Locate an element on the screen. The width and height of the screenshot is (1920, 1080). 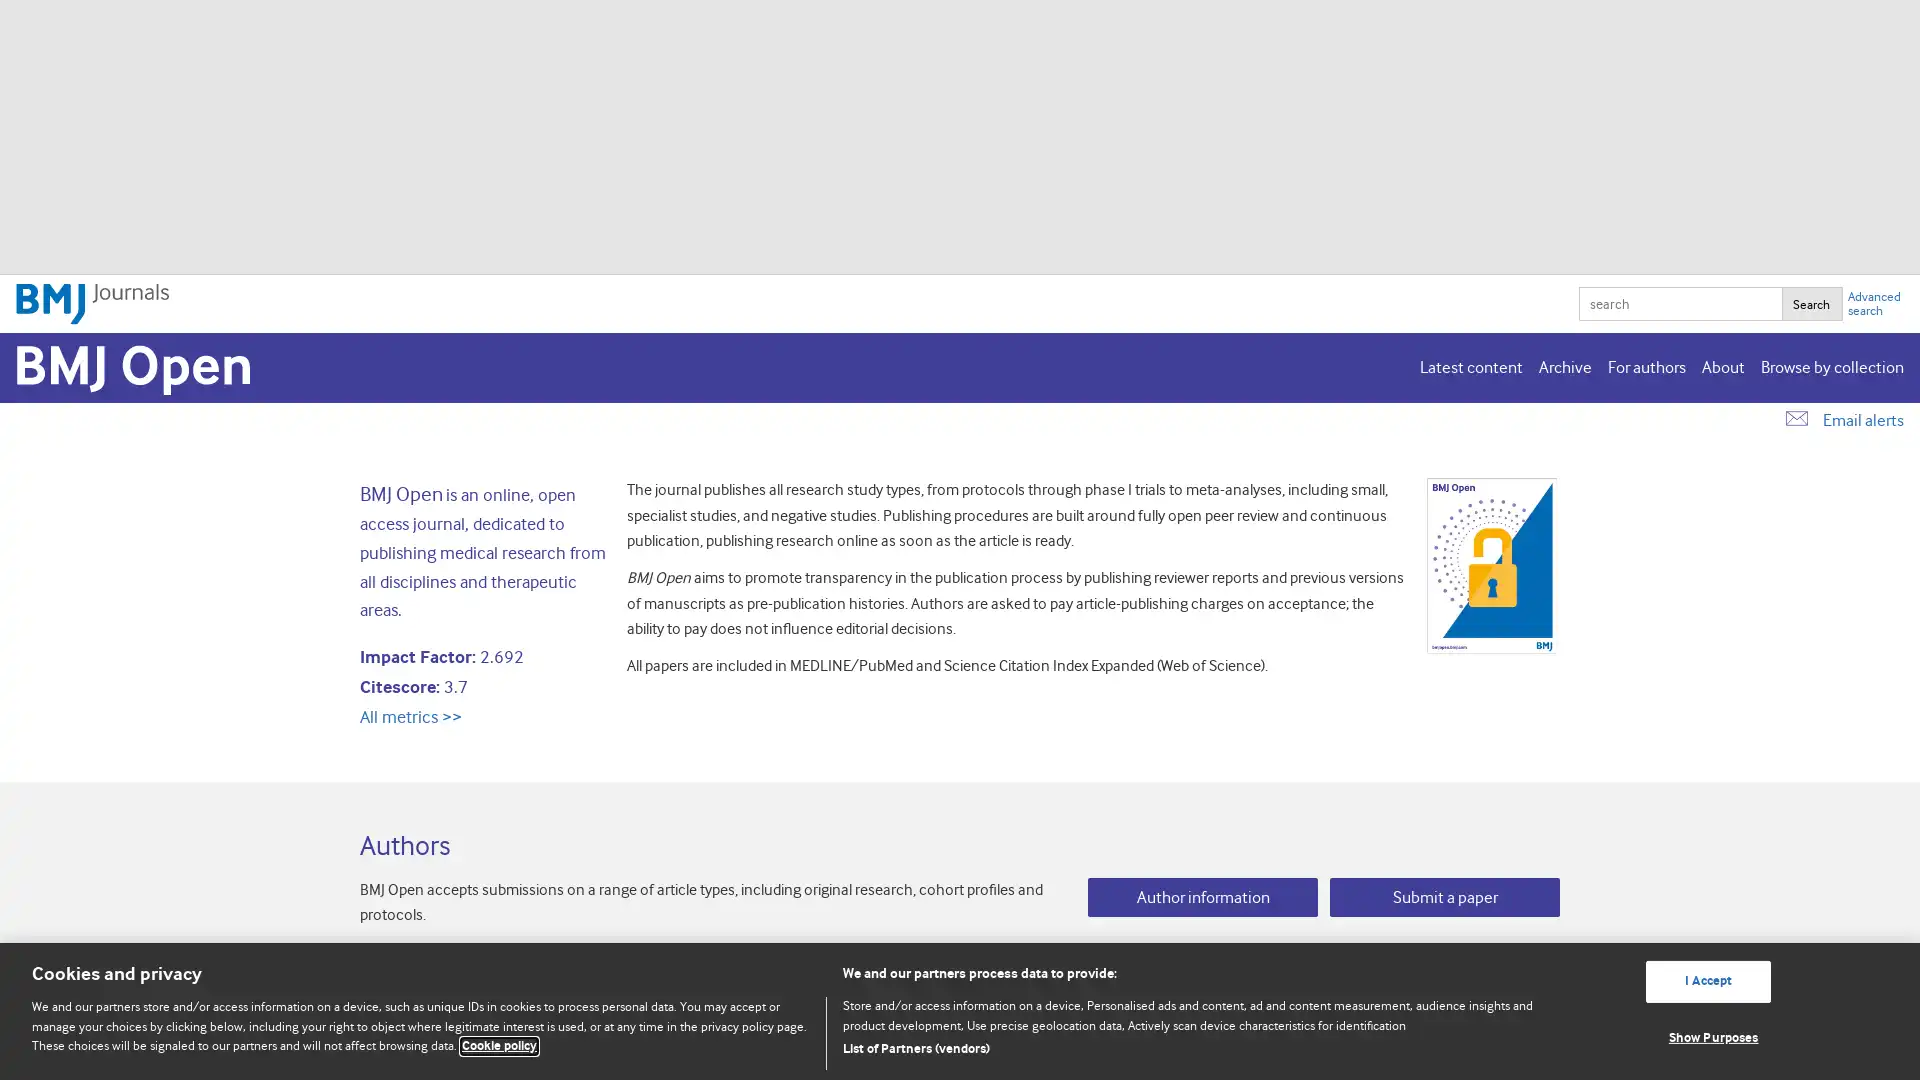
Search is located at coordinates (1811, 304).